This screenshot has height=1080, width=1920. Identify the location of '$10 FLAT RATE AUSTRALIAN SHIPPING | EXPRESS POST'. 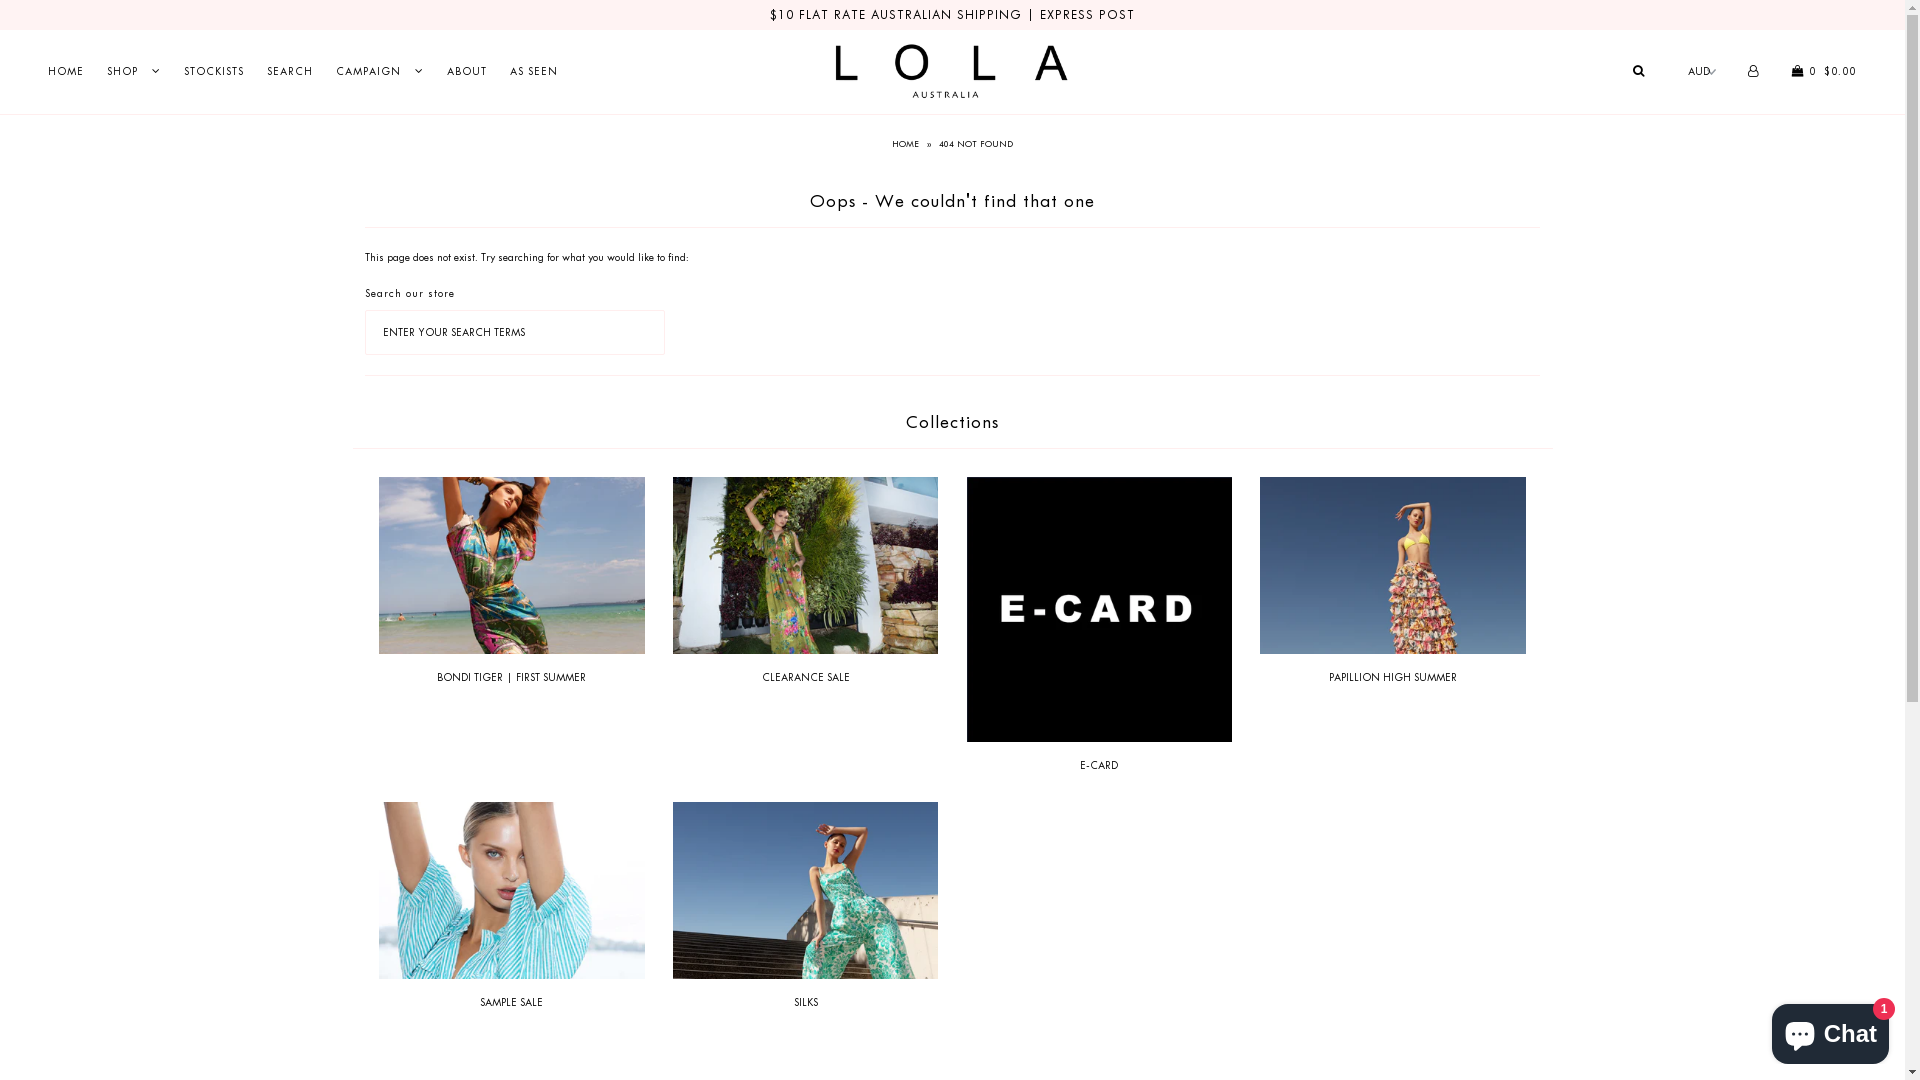
(951, 14).